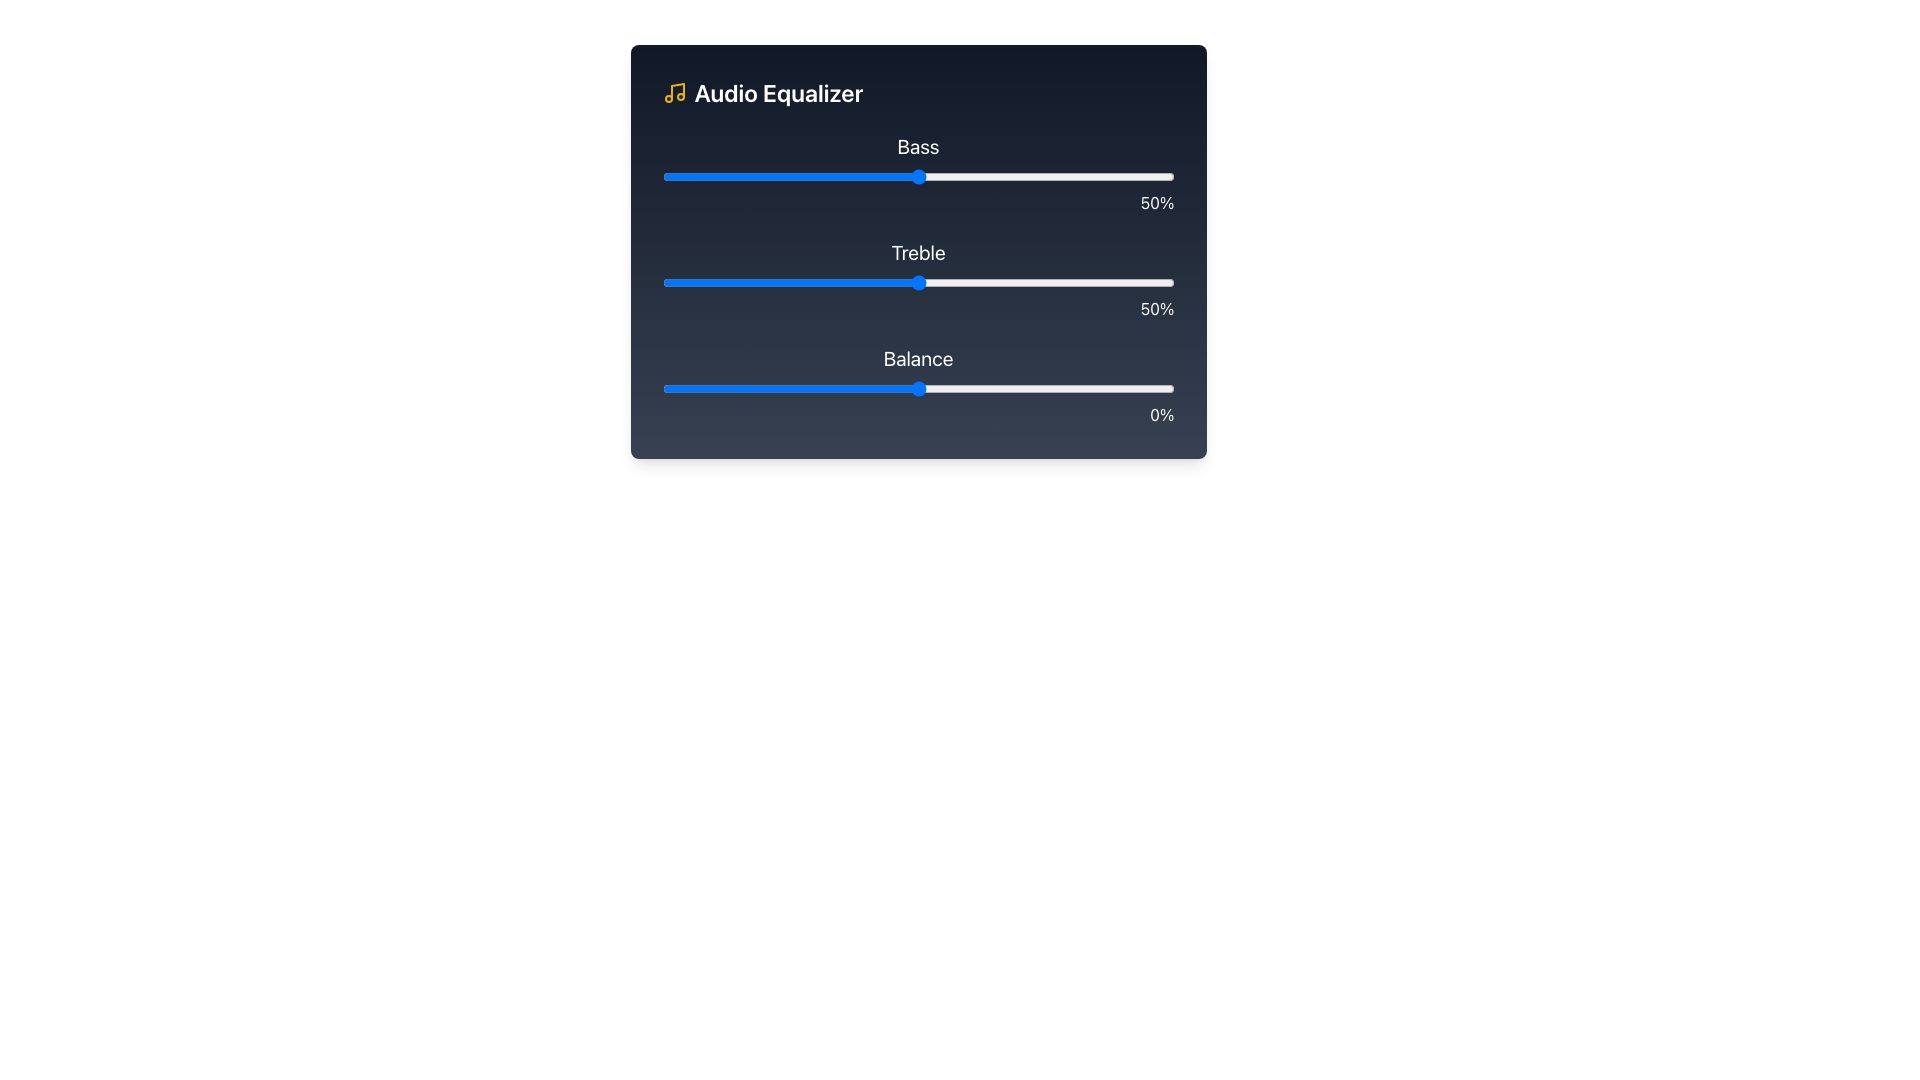  I want to click on balance, so click(713, 389).